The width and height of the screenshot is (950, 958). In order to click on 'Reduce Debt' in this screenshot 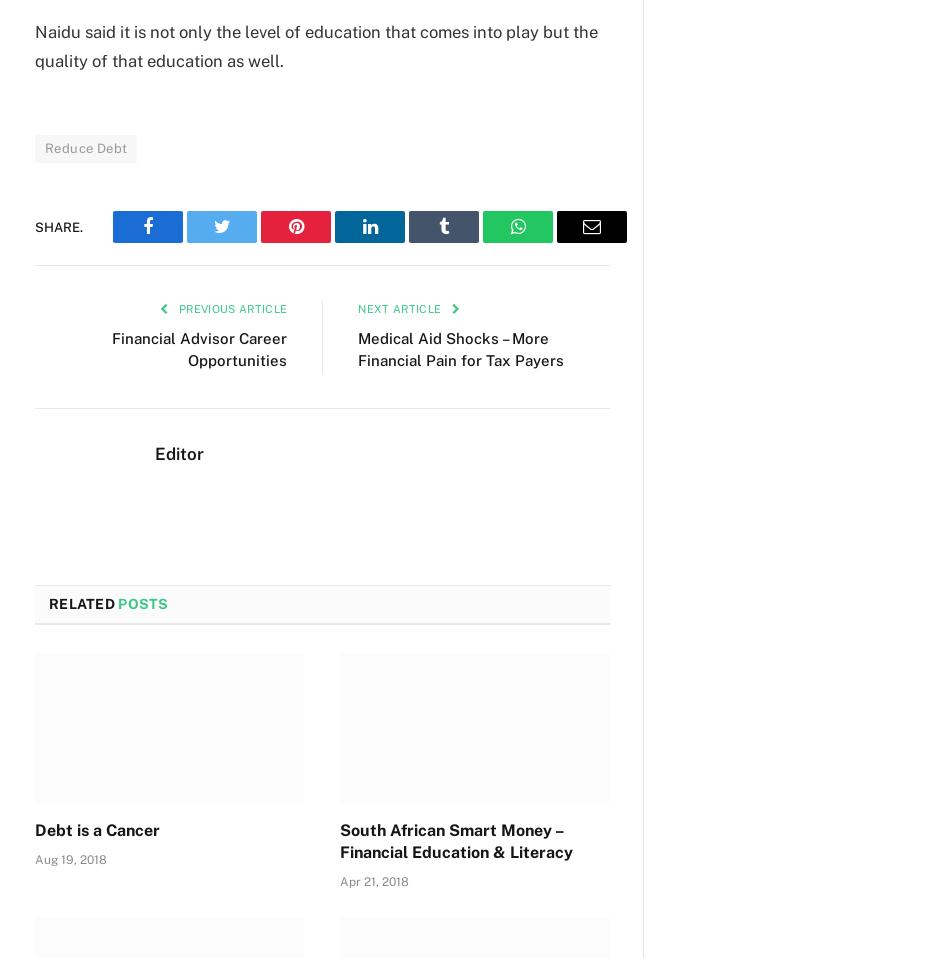, I will do `click(85, 148)`.